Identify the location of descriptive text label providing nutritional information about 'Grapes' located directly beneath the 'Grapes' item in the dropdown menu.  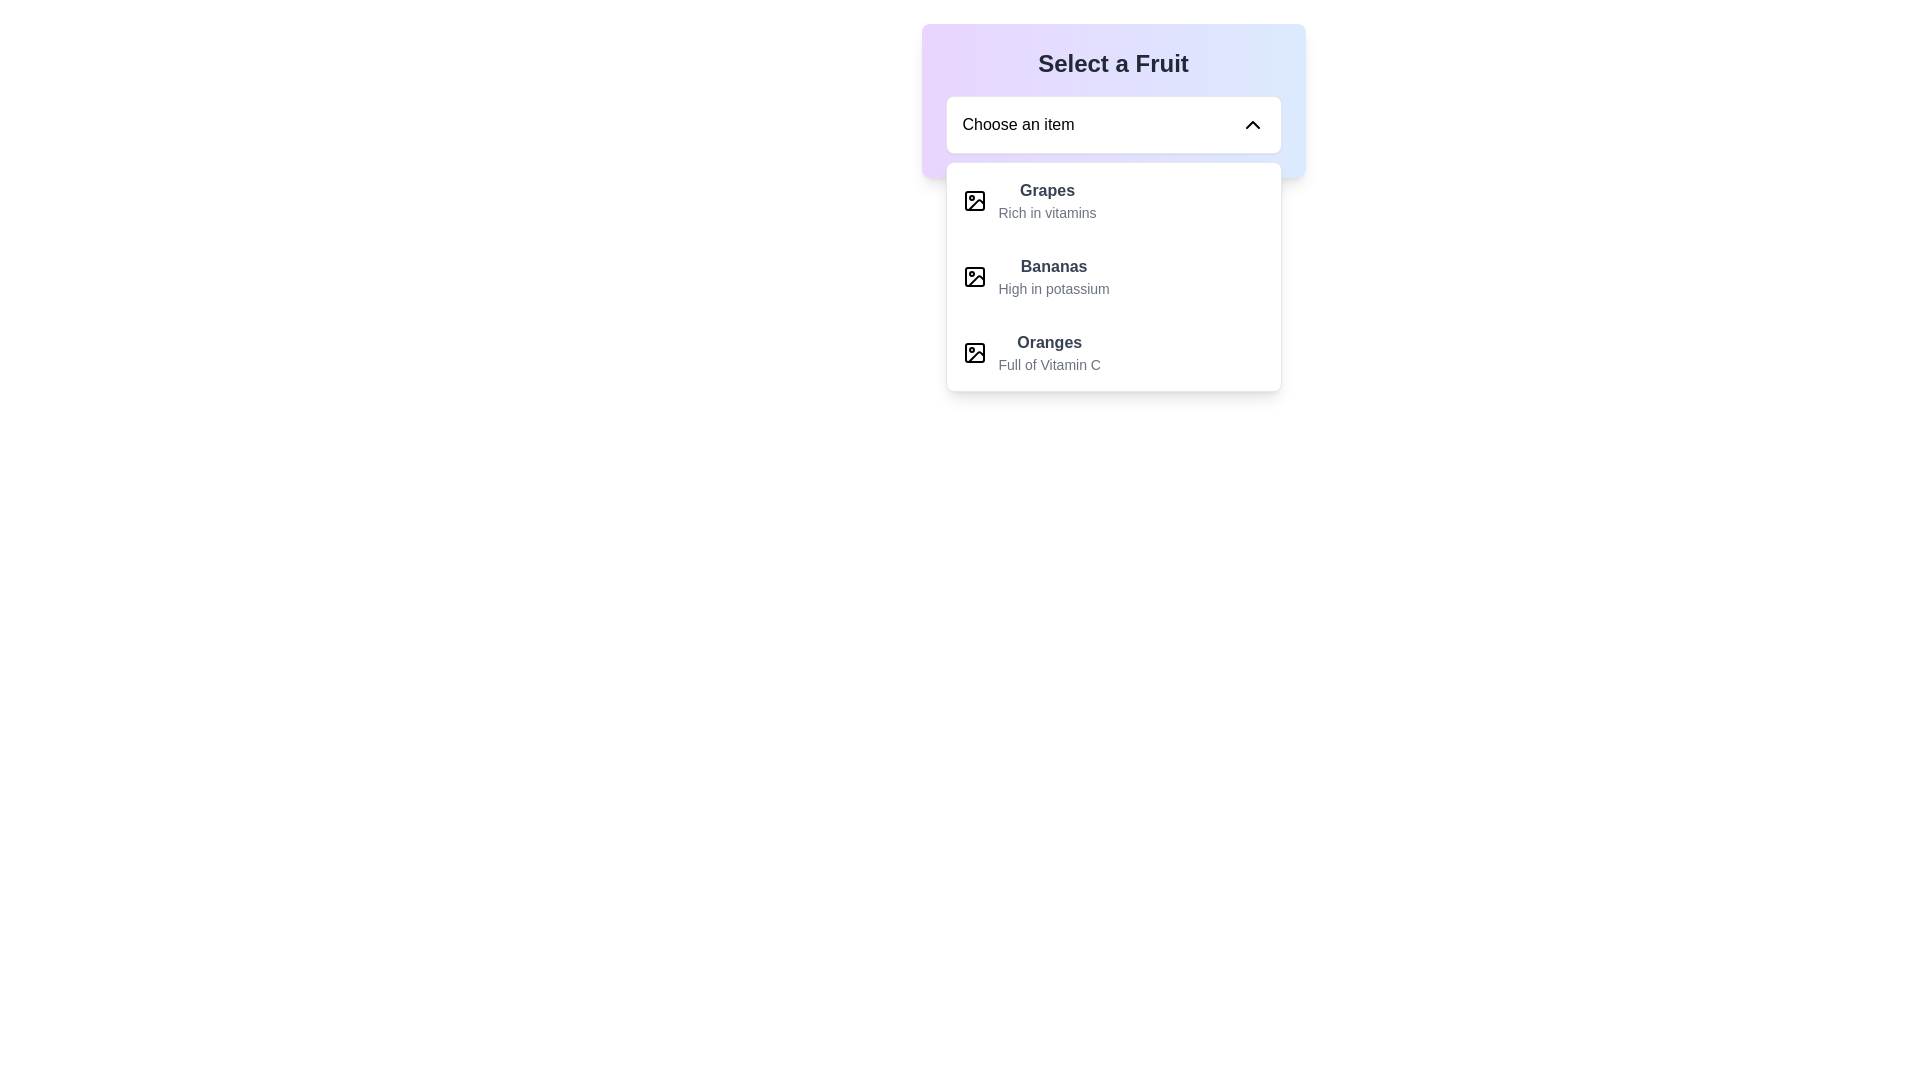
(1046, 212).